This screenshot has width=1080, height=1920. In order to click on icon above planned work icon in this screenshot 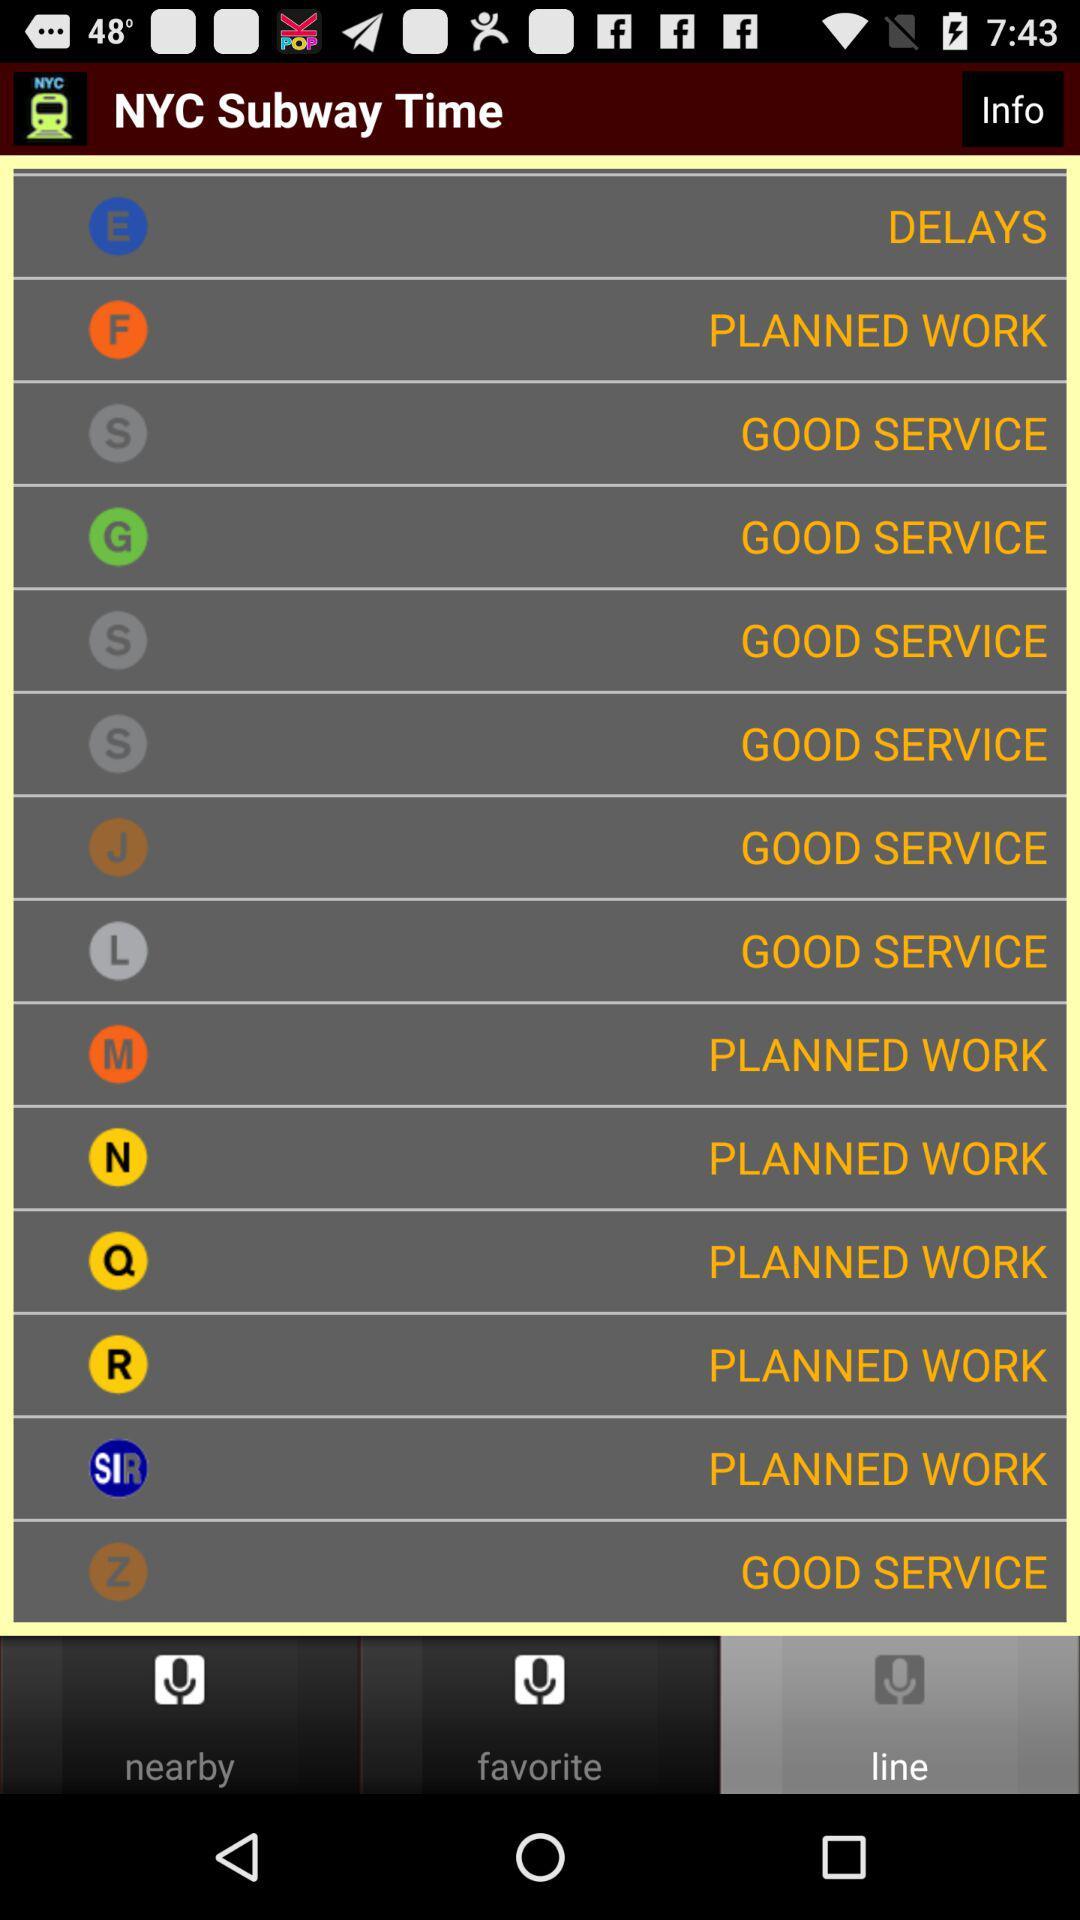, I will do `click(1012, 108)`.